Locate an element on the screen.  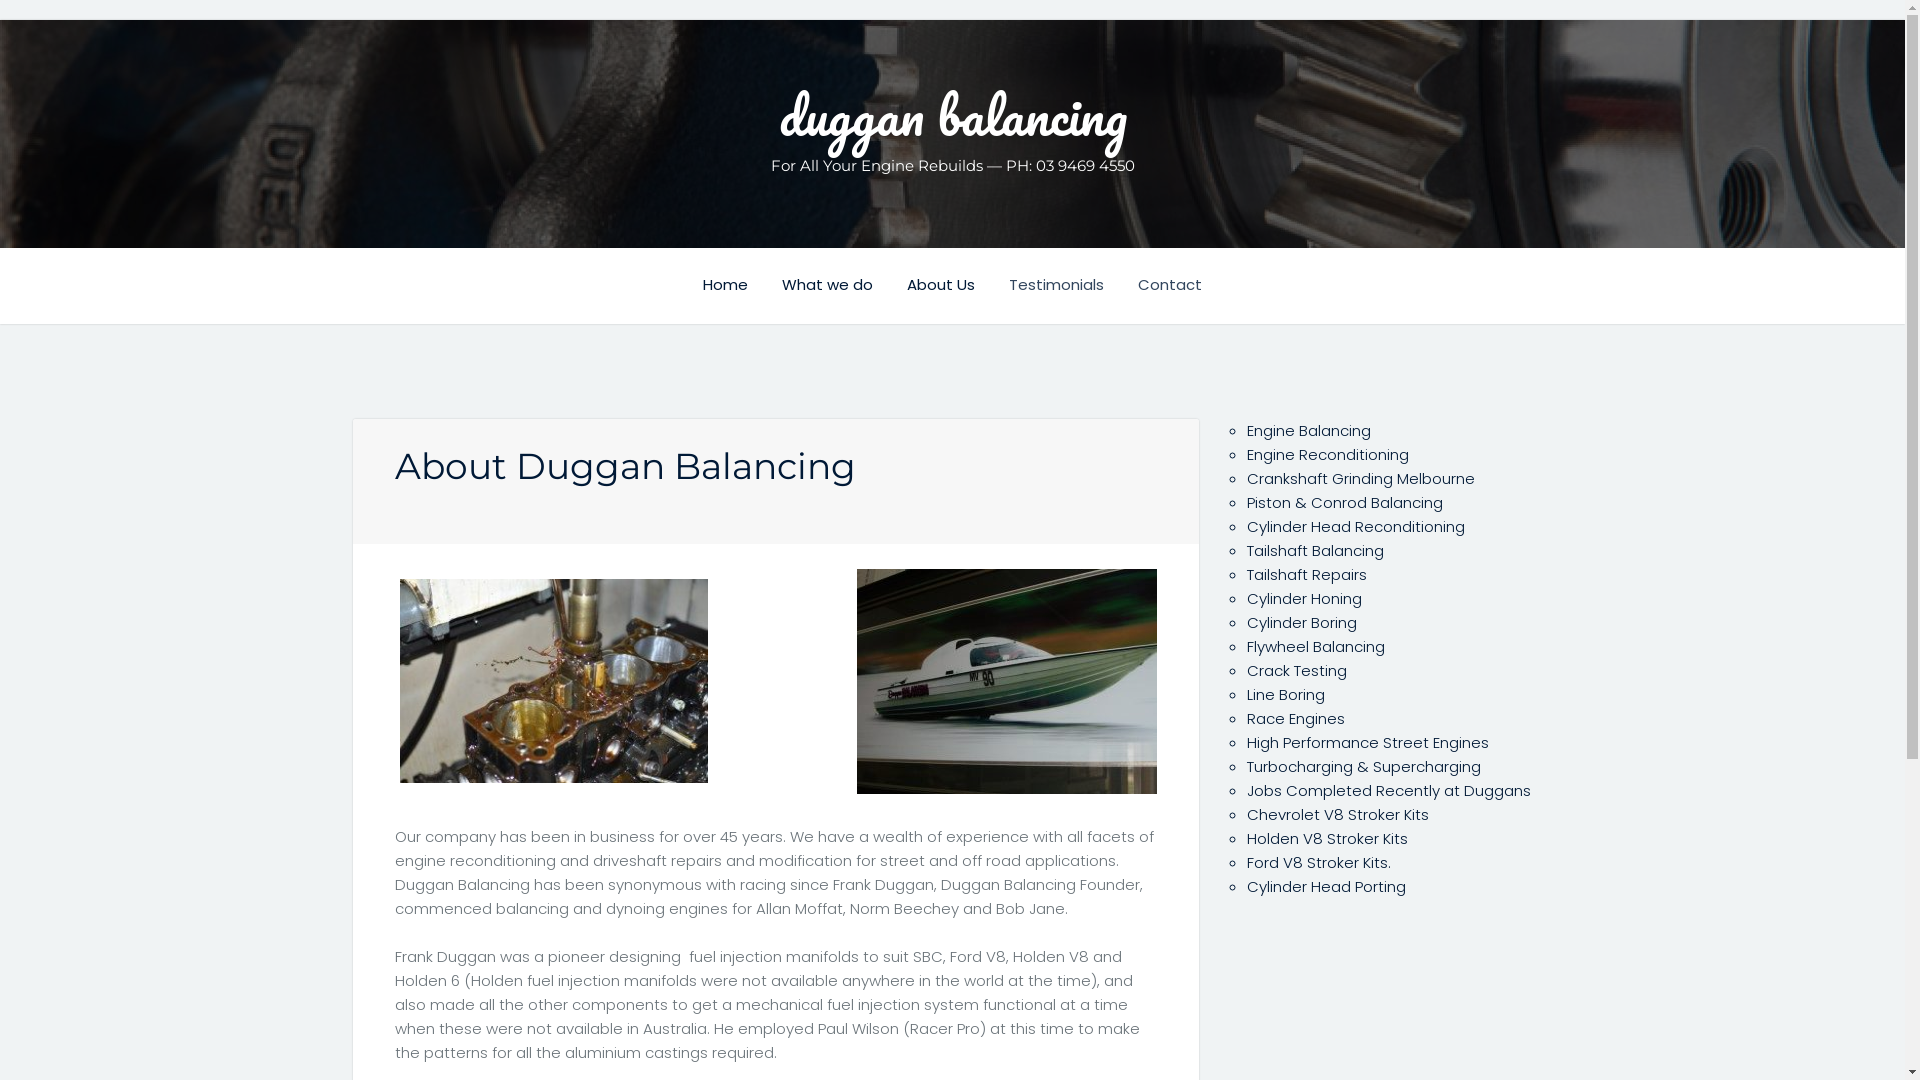
'Turbocharging & Supercharging' is located at coordinates (1362, 765).